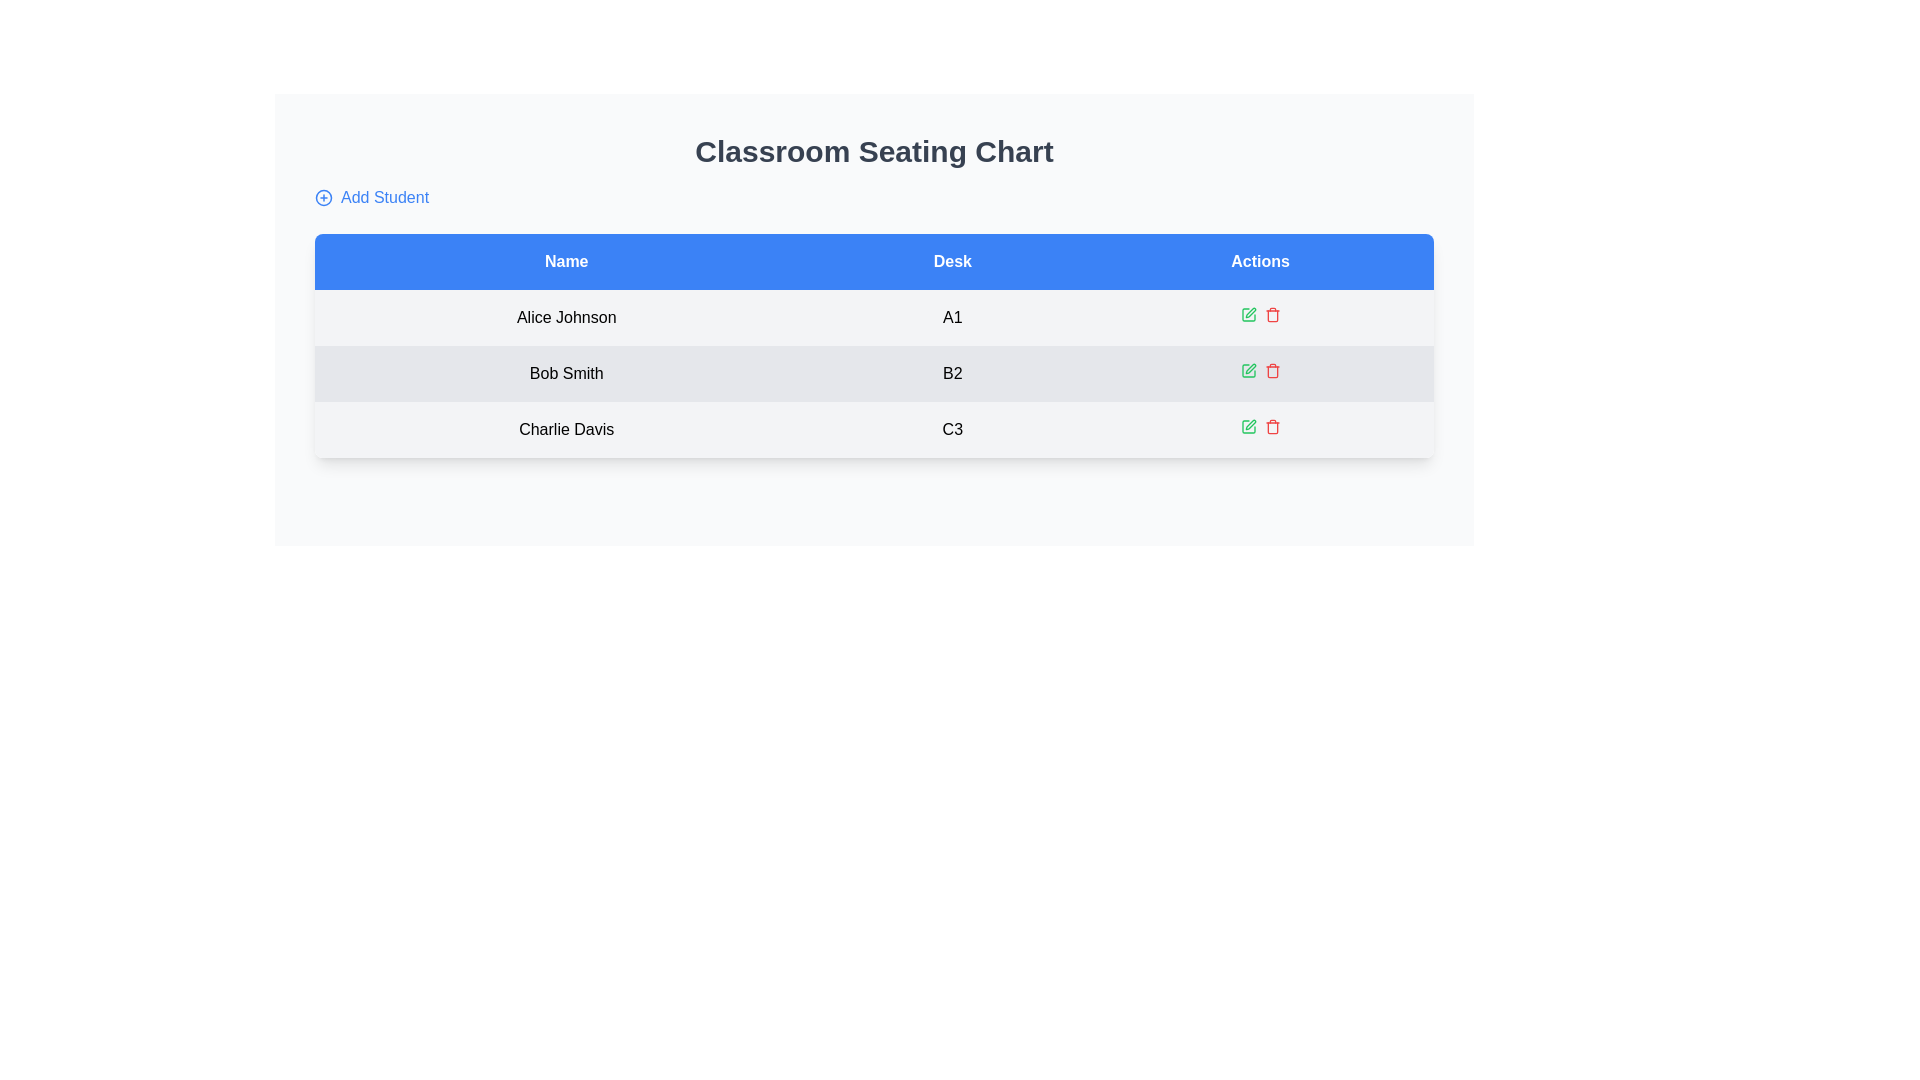 This screenshot has height=1080, width=1920. What do you see at coordinates (1249, 369) in the screenshot?
I see `the edit action icon in the 'Actions' column of the second row for user 'Bob Smith'` at bounding box center [1249, 369].